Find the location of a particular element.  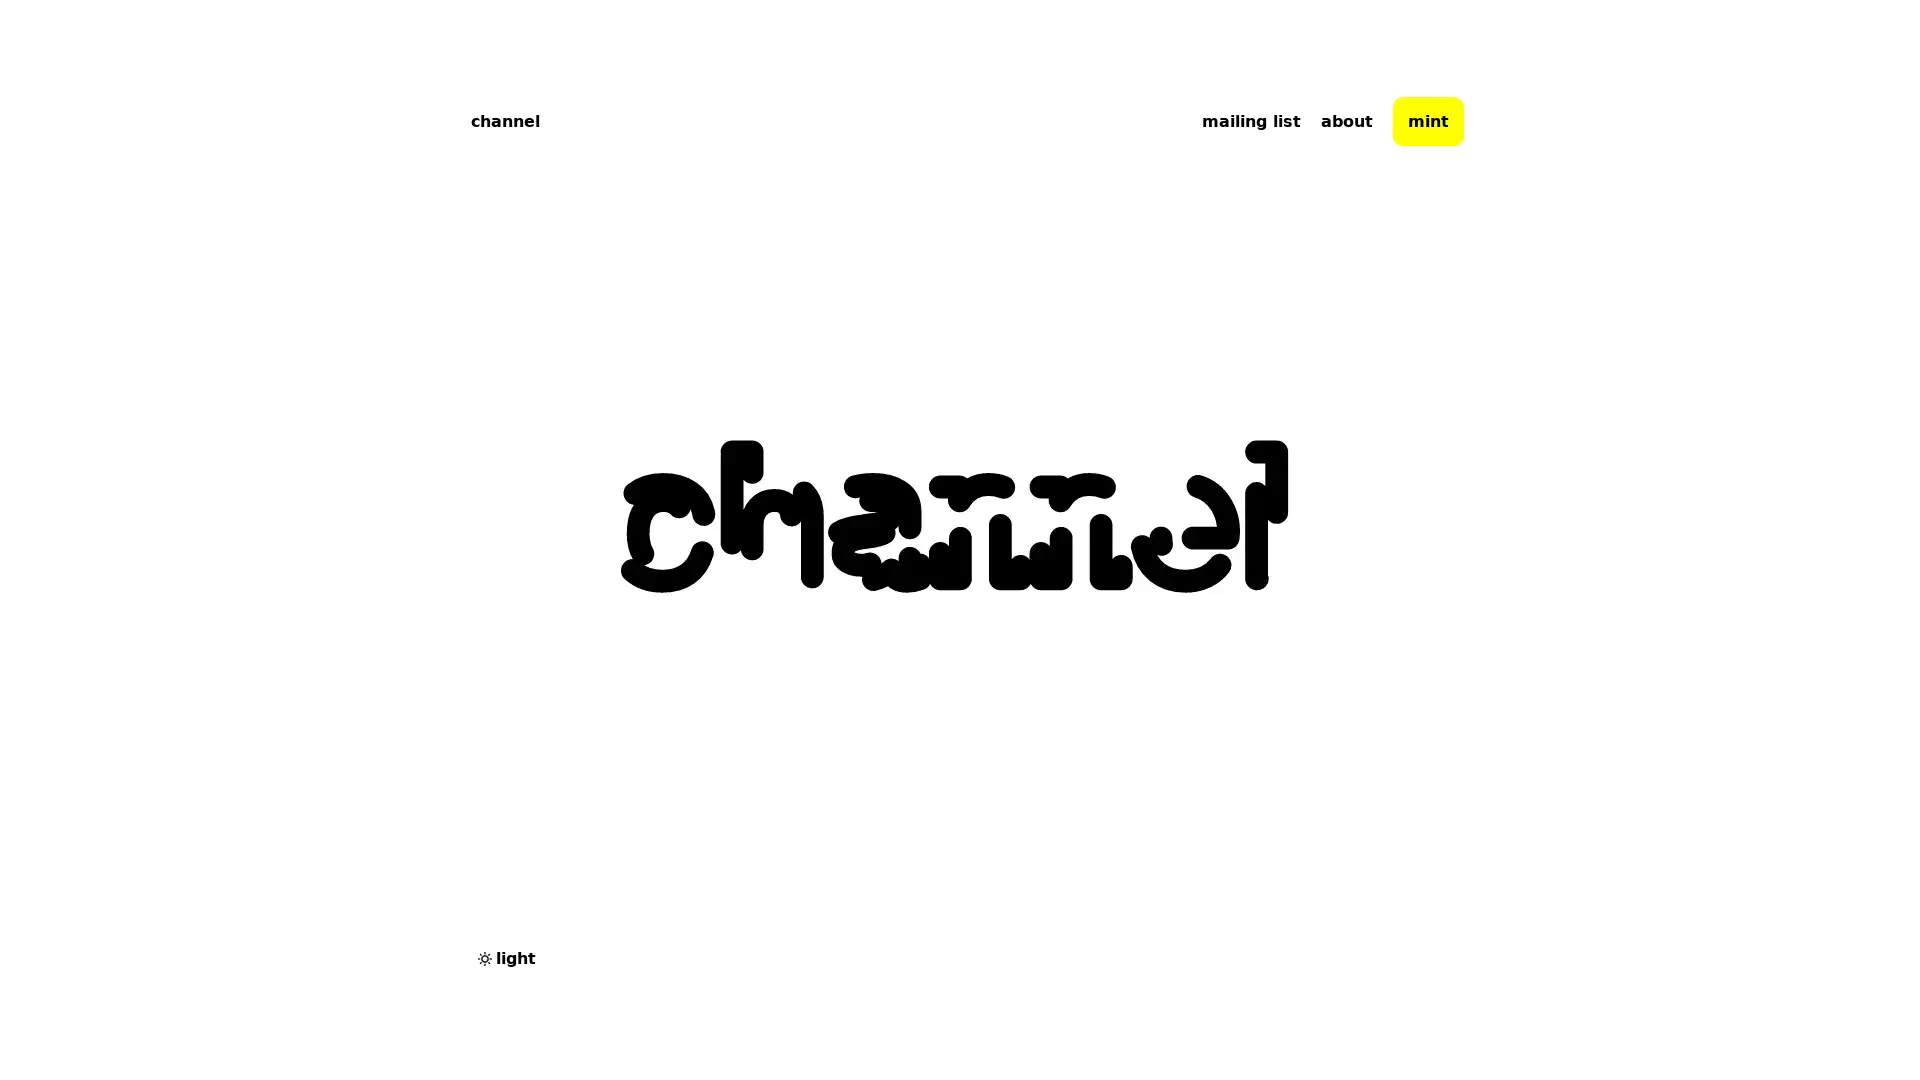

light is located at coordinates (505, 957).